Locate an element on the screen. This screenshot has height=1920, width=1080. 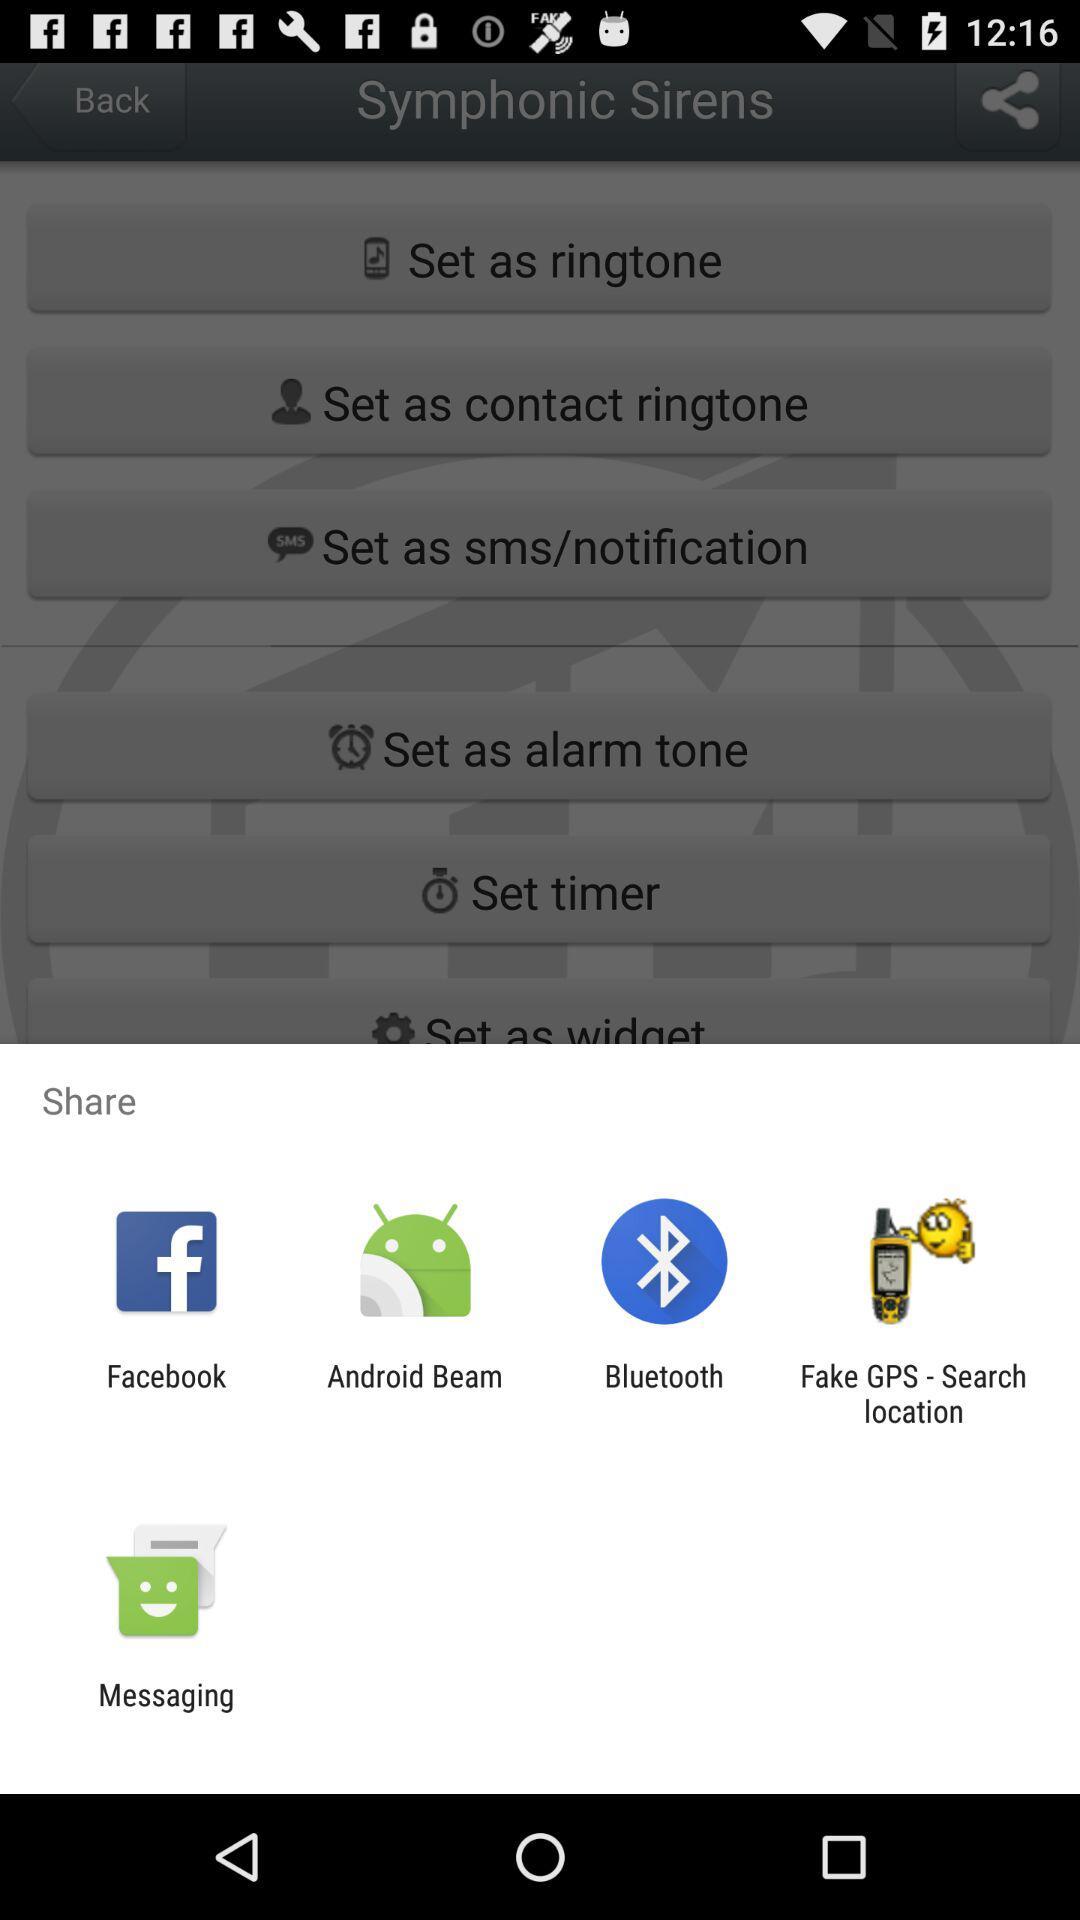
the messaging app is located at coordinates (165, 1711).